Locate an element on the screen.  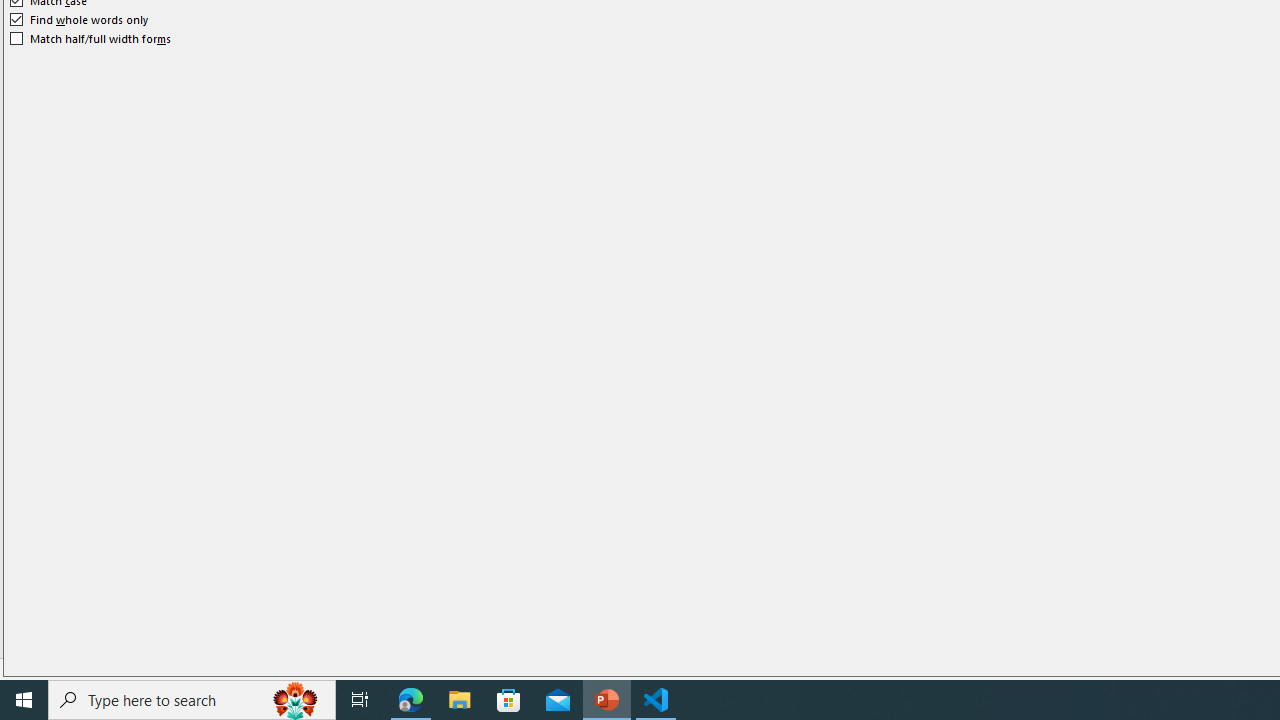
'Find whole words only' is located at coordinates (80, 20).